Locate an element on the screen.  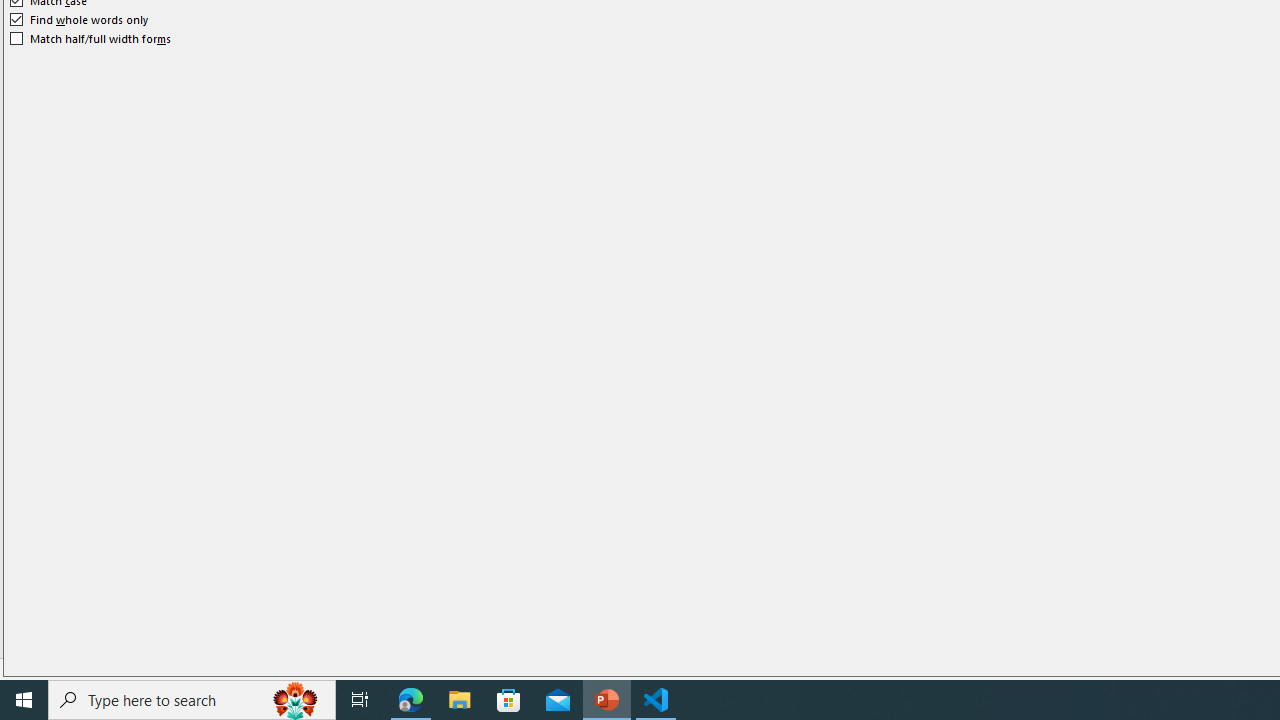
'Find whole words only' is located at coordinates (80, 20).